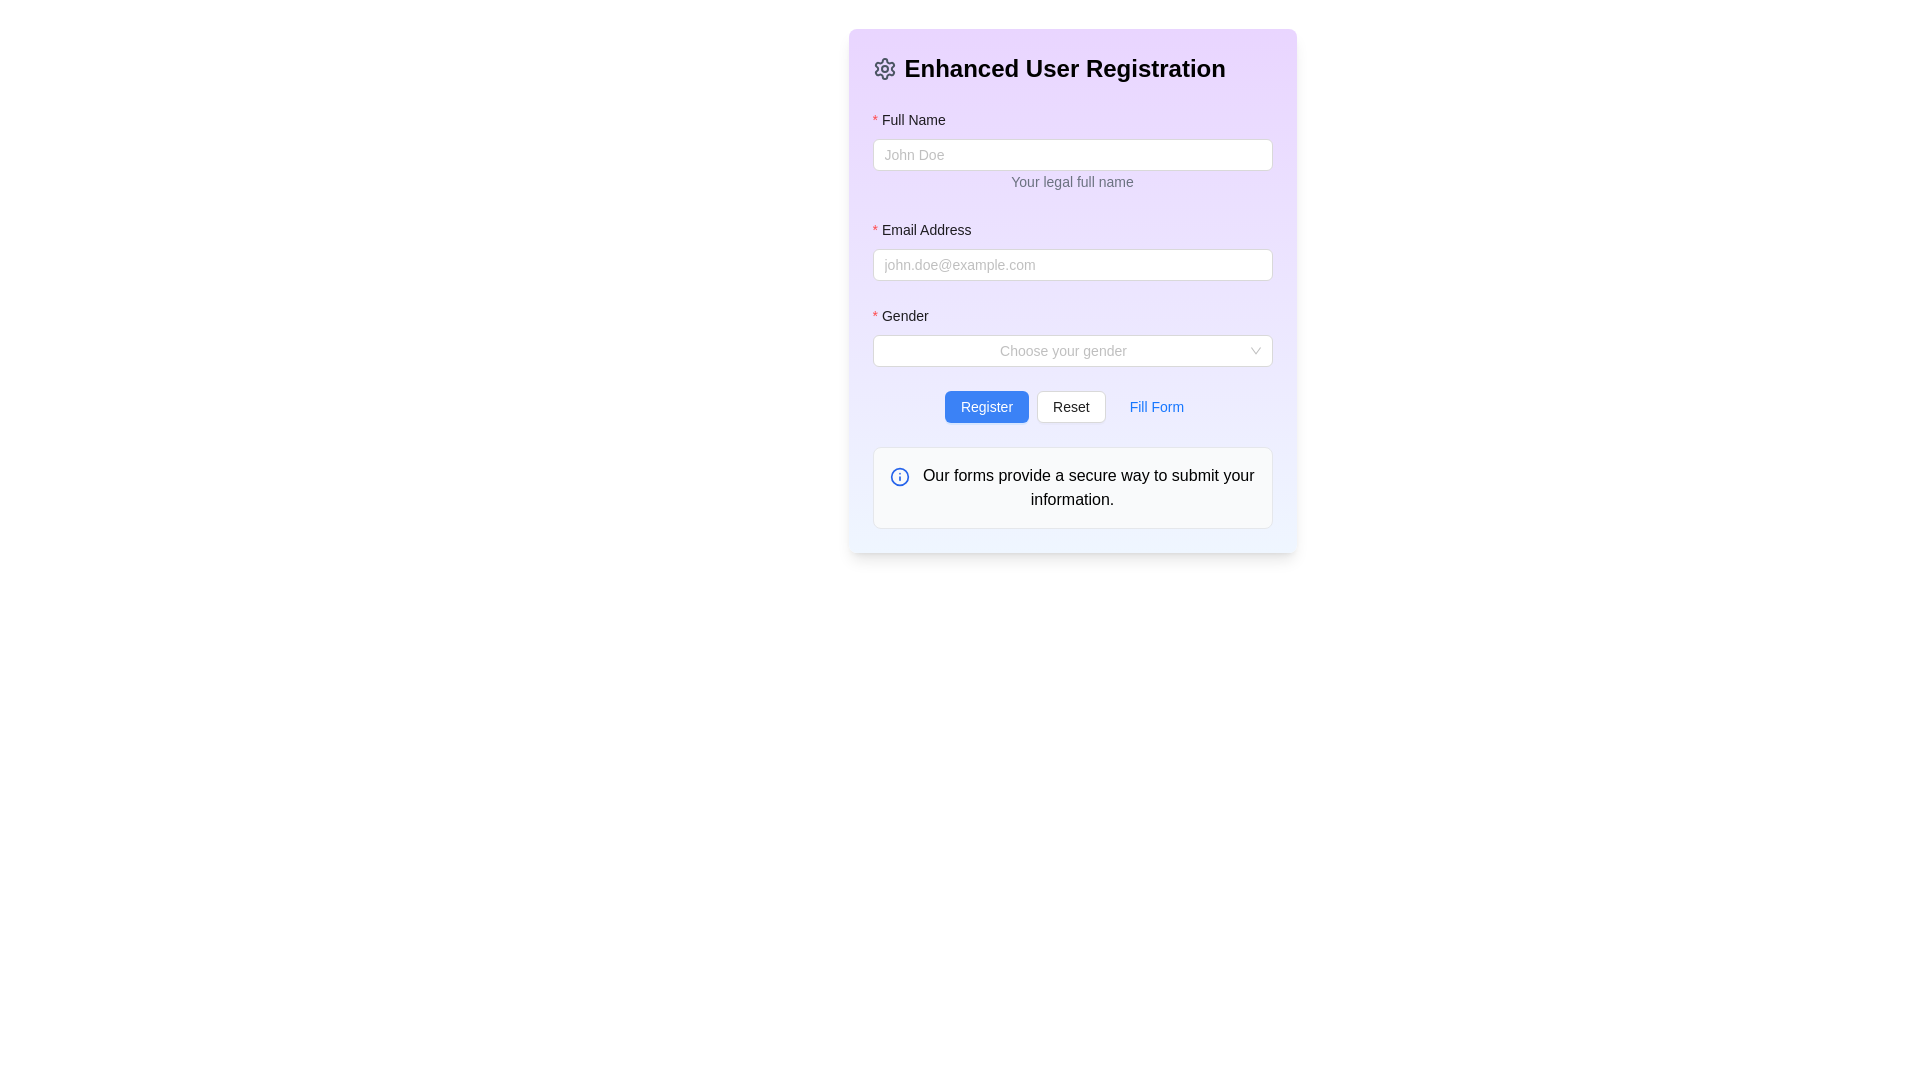  I want to click on the submit button located at the bottom of the registration form interface, which is the first button in a row of three buttons, so click(987, 406).